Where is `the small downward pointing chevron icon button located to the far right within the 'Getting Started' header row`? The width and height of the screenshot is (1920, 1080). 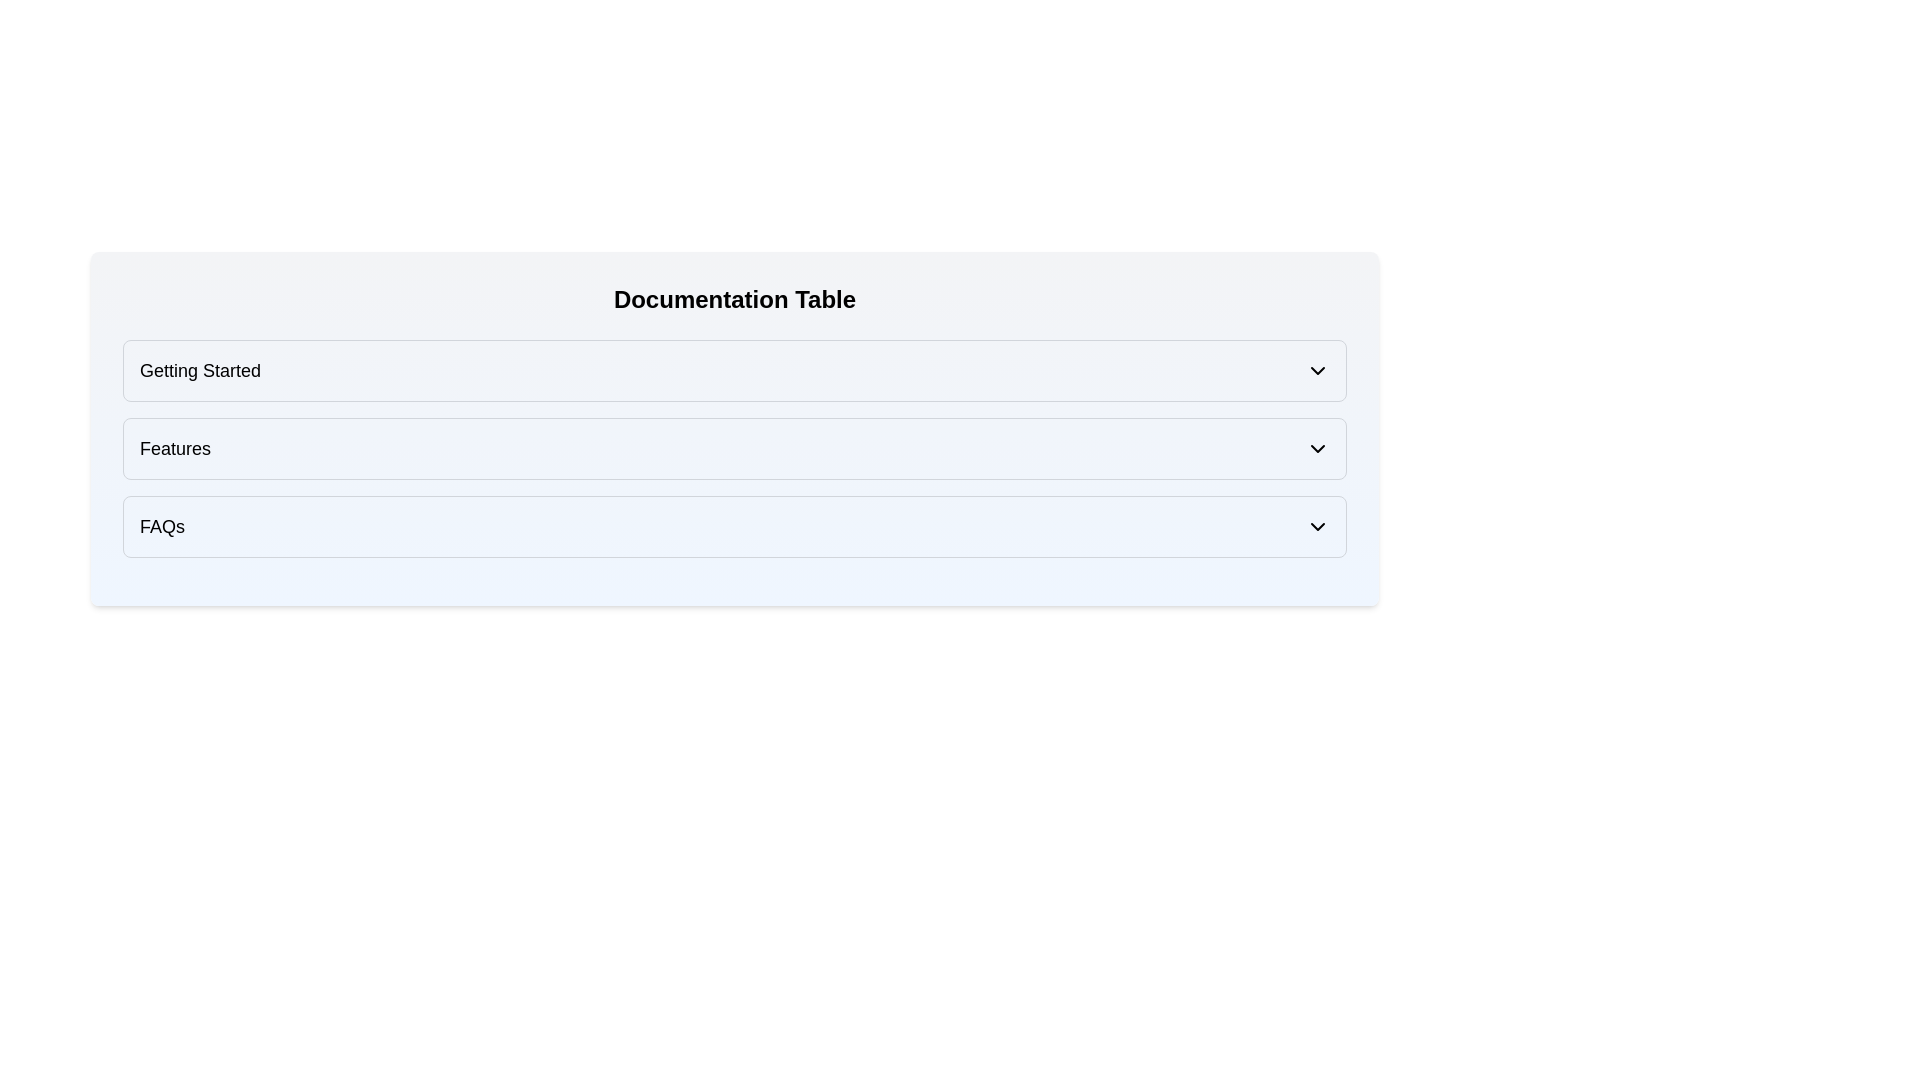
the small downward pointing chevron icon button located to the far right within the 'Getting Started' header row is located at coordinates (1318, 370).